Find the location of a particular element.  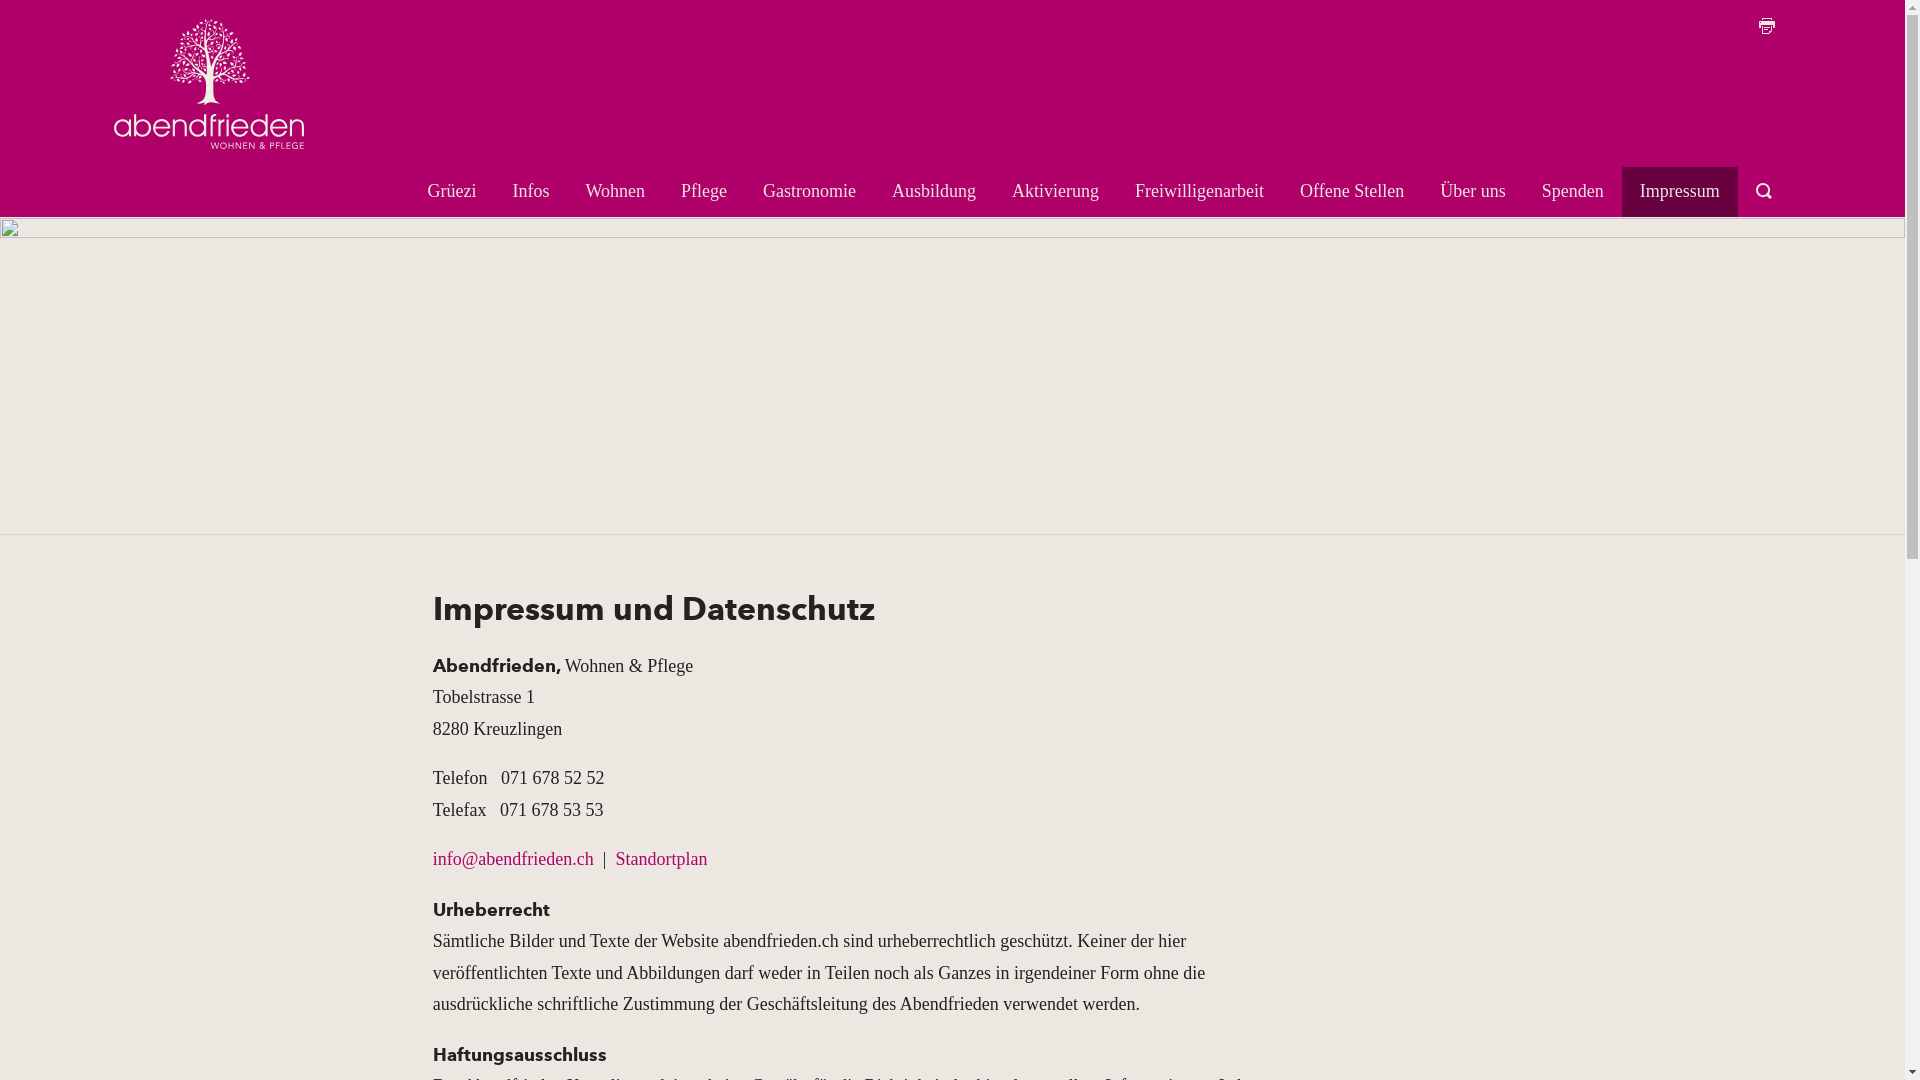

'Gastronomie' is located at coordinates (809, 192).